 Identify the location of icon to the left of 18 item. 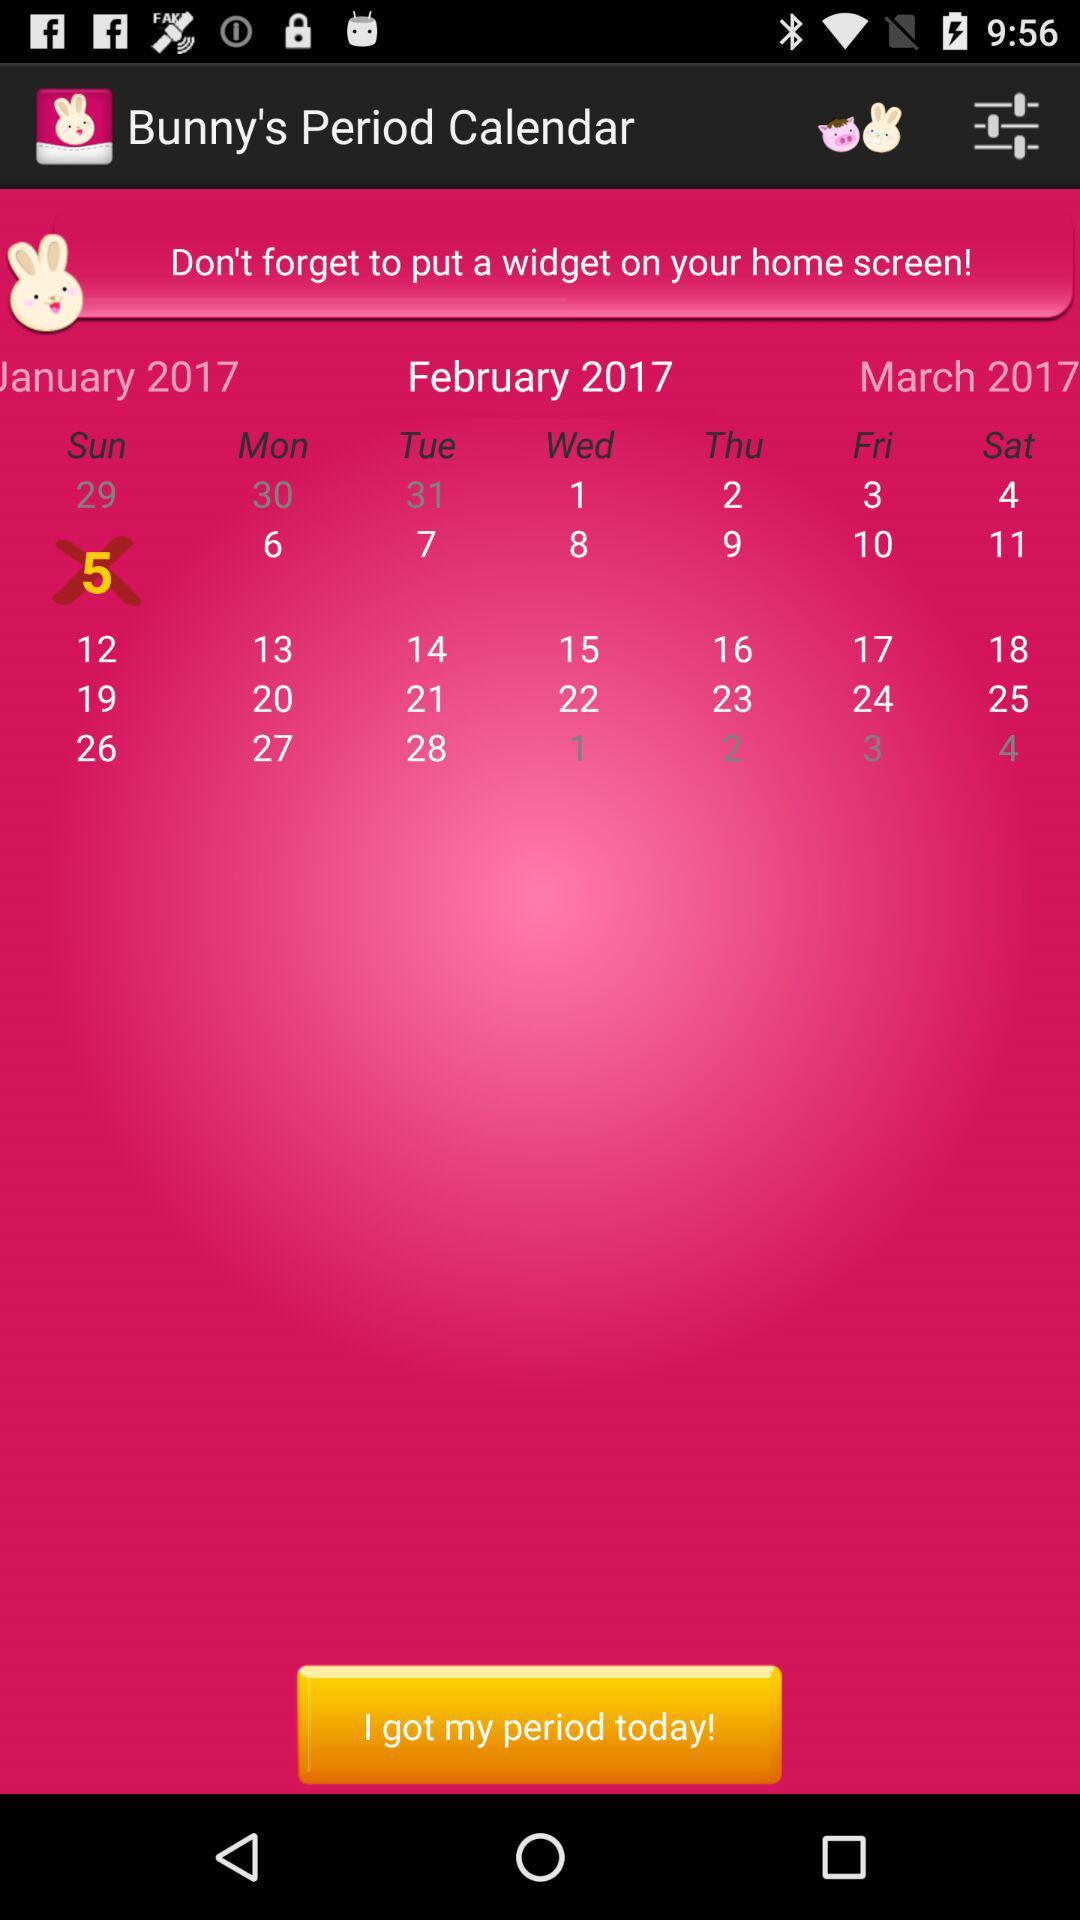
(871, 648).